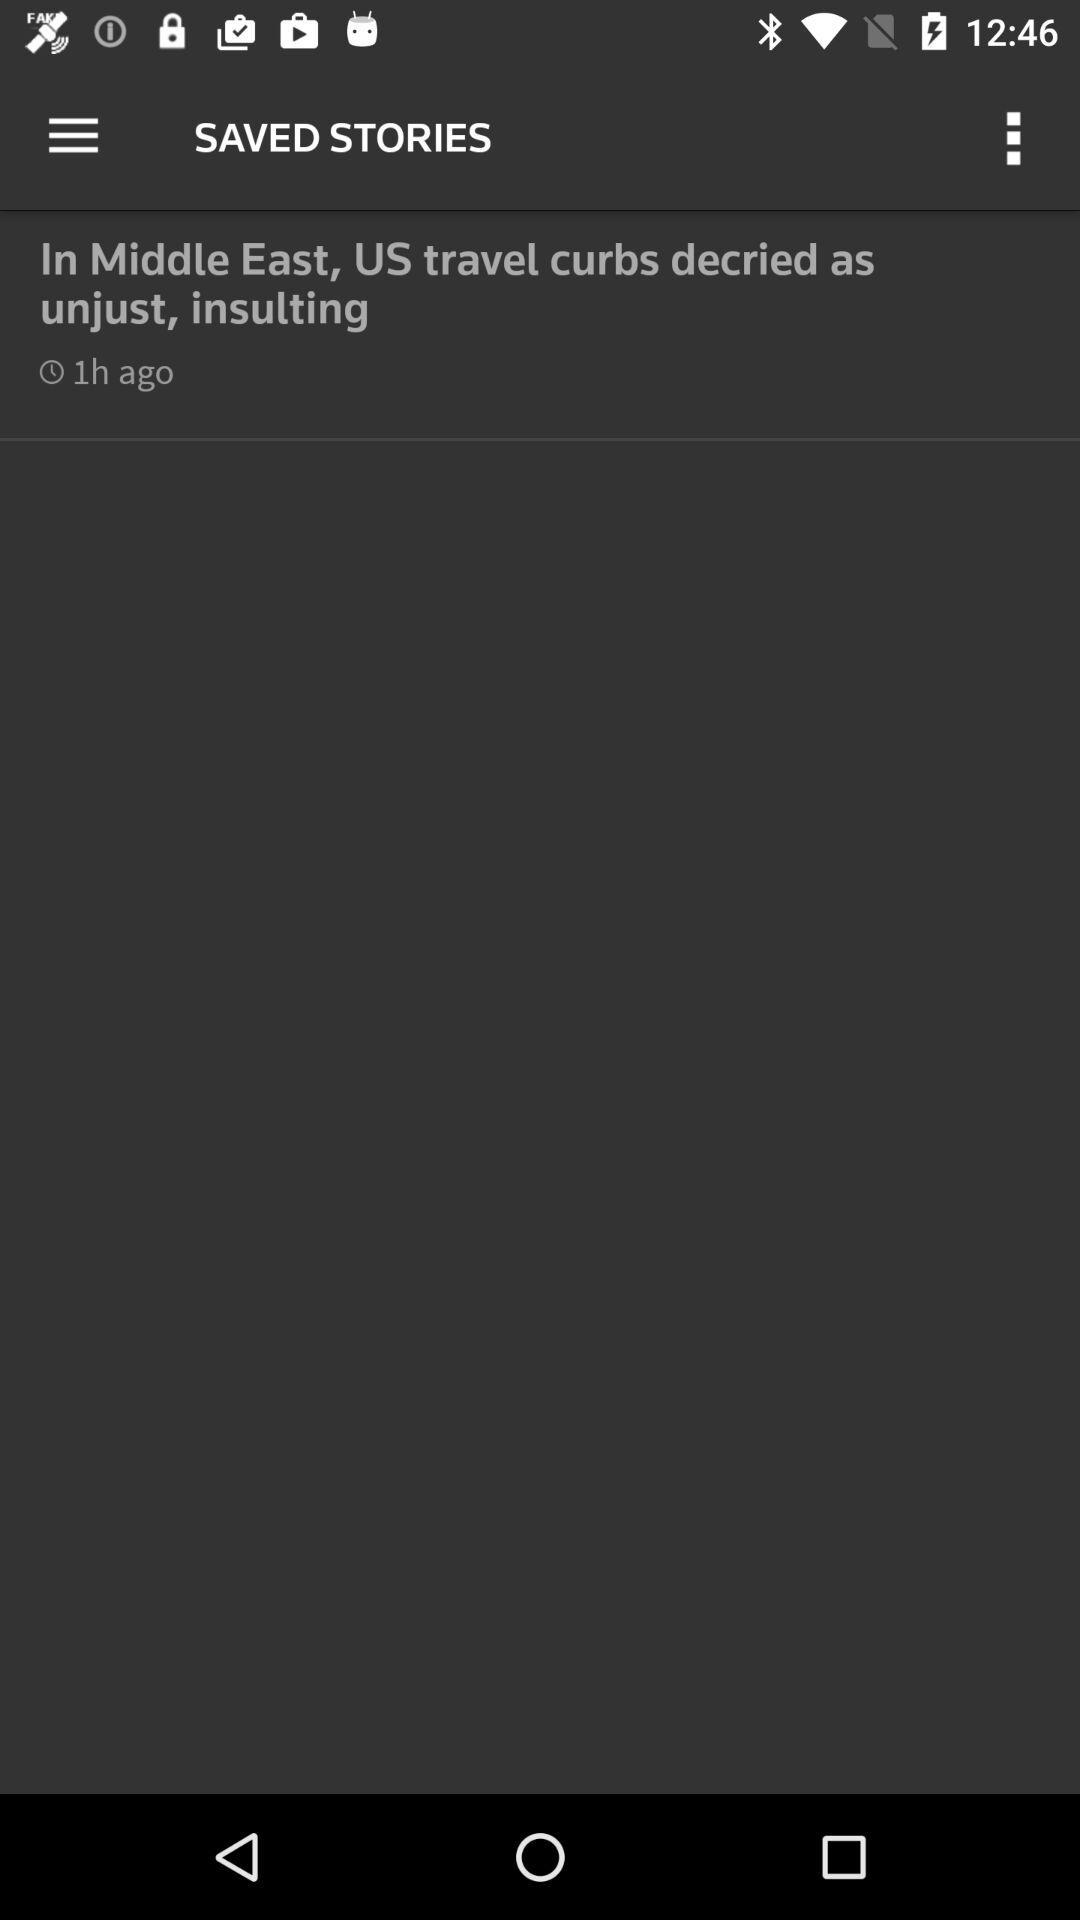  What do you see at coordinates (72, 135) in the screenshot?
I see `item next to the saved stories icon` at bounding box center [72, 135].